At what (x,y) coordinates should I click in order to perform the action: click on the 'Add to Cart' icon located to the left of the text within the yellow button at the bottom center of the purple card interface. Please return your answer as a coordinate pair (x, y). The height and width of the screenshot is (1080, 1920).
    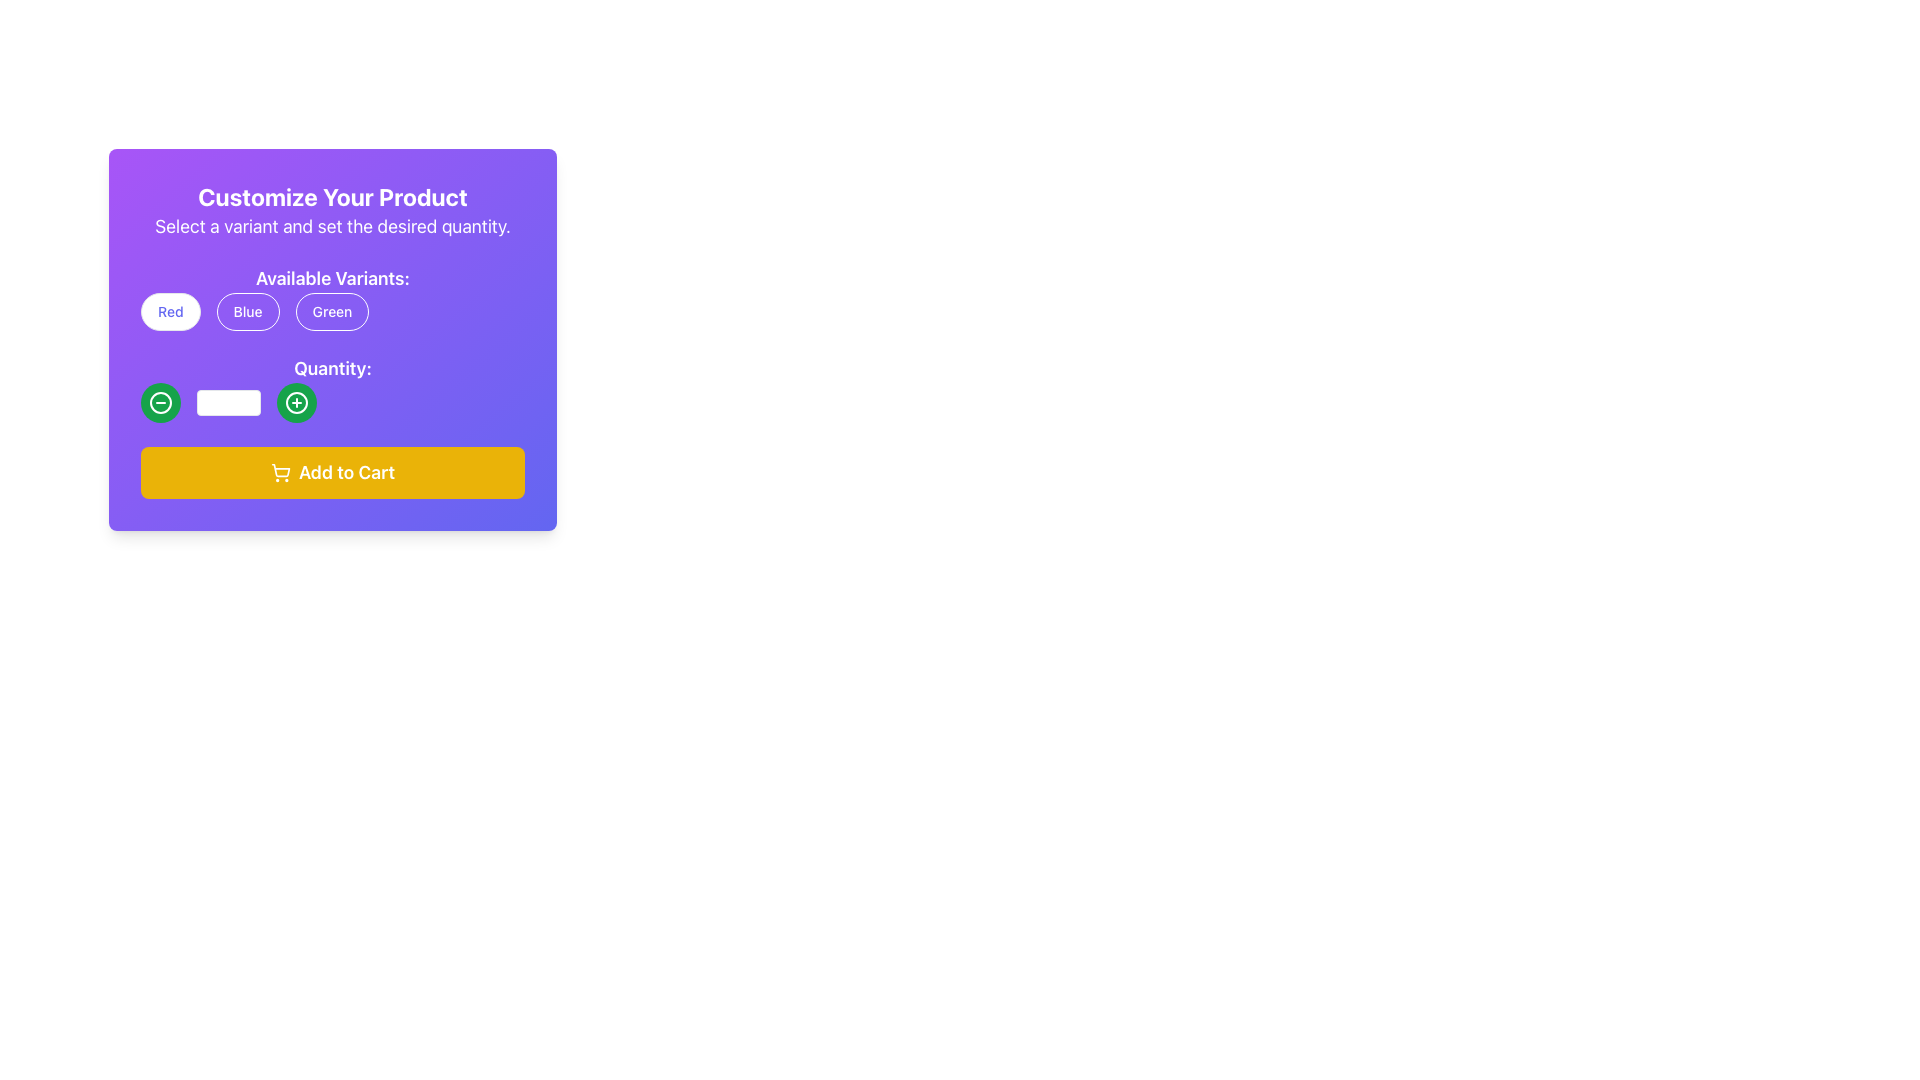
    Looking at the image, I should click on (280, 473).